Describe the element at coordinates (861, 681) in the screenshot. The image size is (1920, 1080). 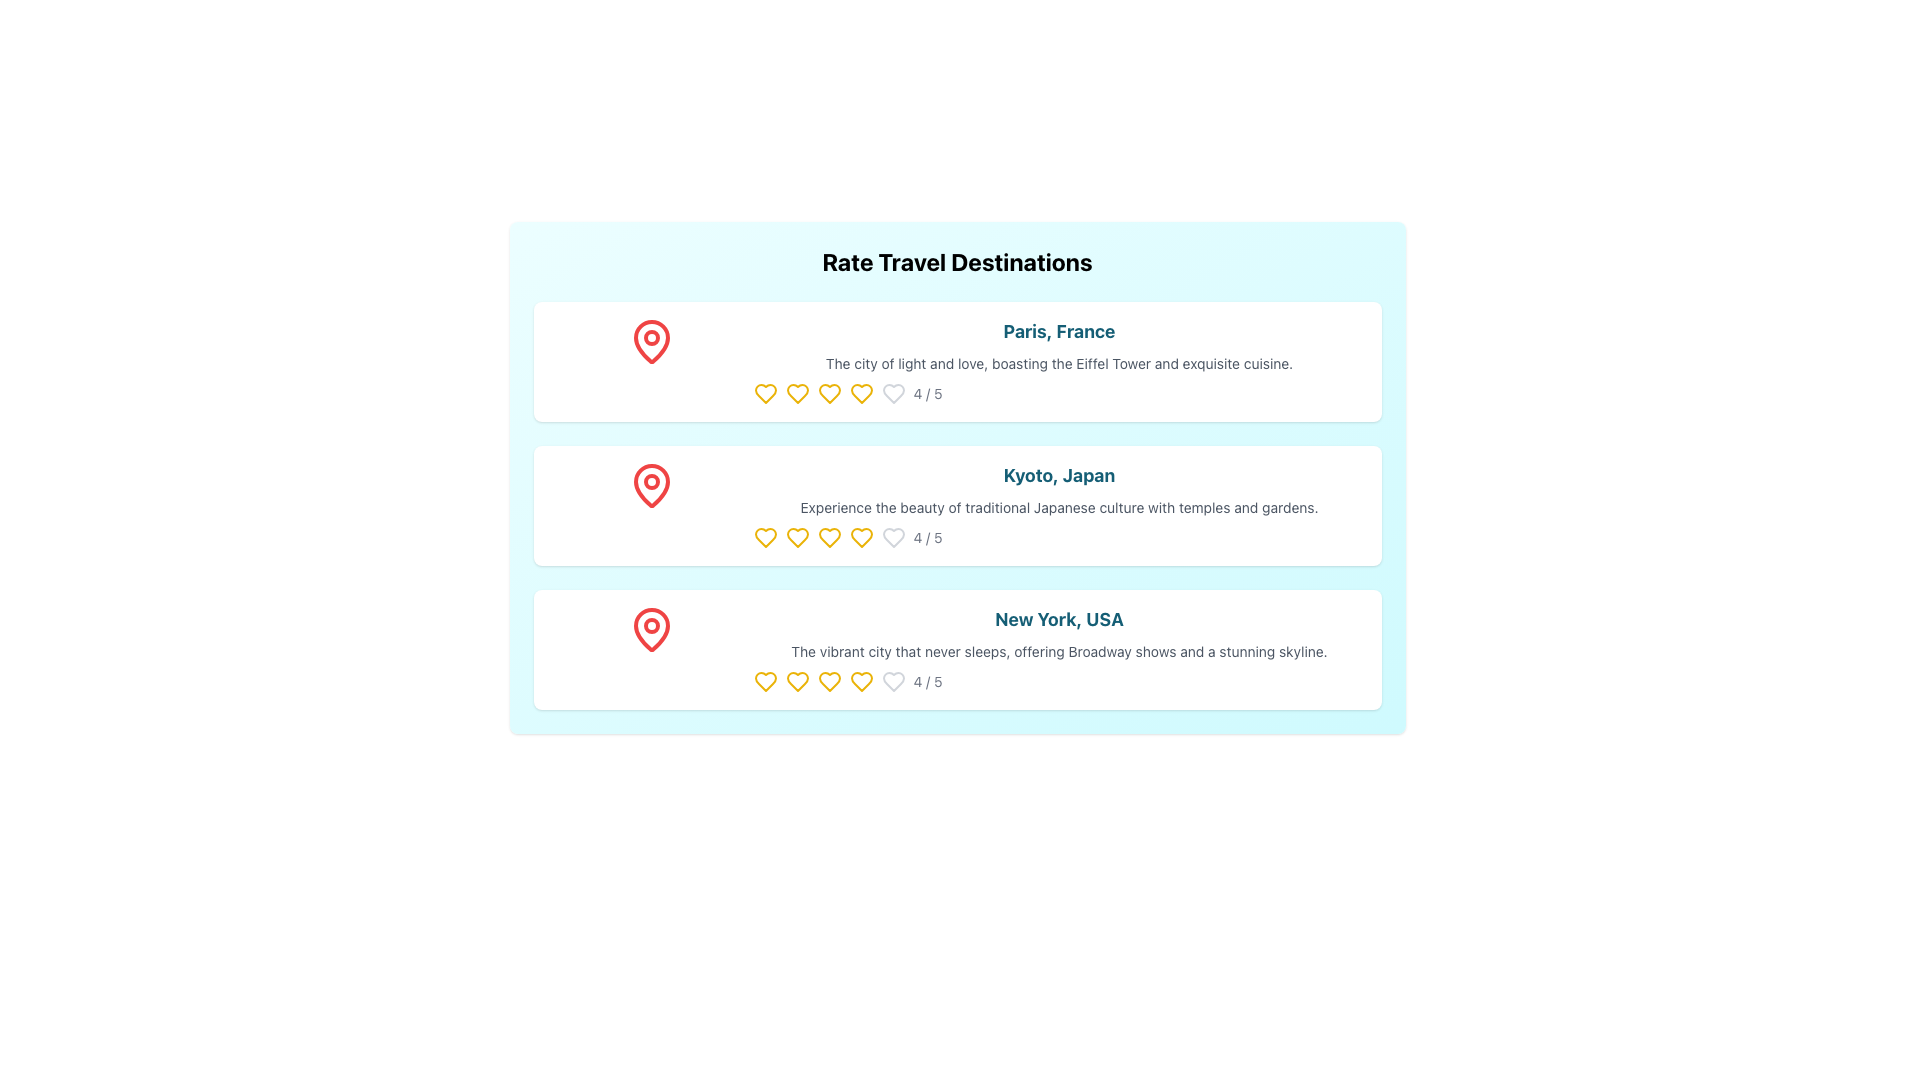
I see `the fourth heart-shaped icon with a yellow outline below the text 'New York, USA'` at that location.